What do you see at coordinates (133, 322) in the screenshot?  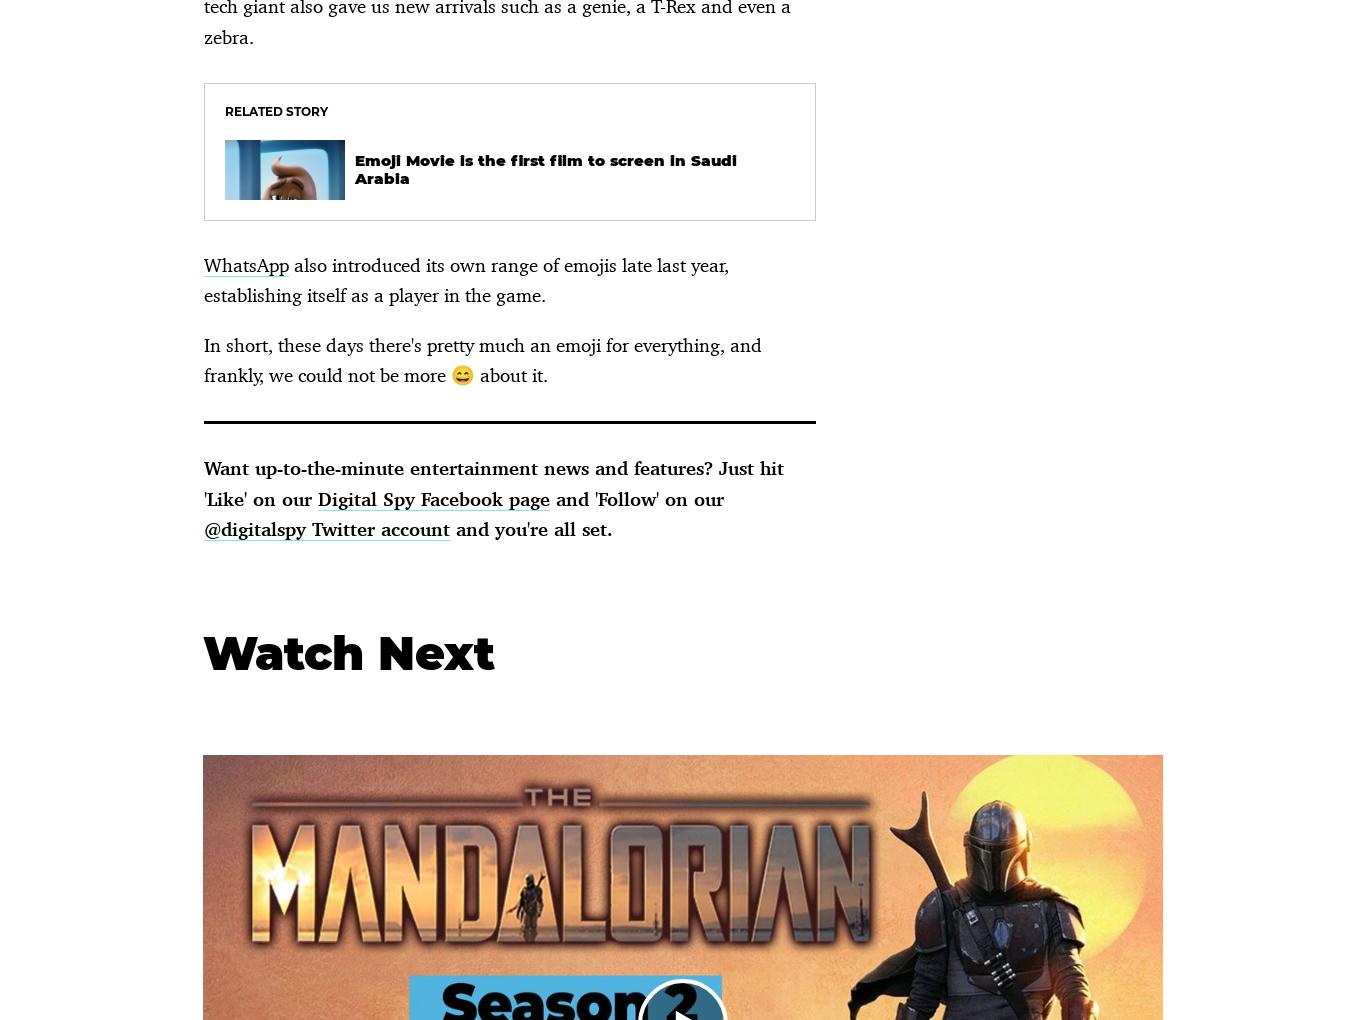 I see `'Cookies Choices'` at bounding box center [133, 322].